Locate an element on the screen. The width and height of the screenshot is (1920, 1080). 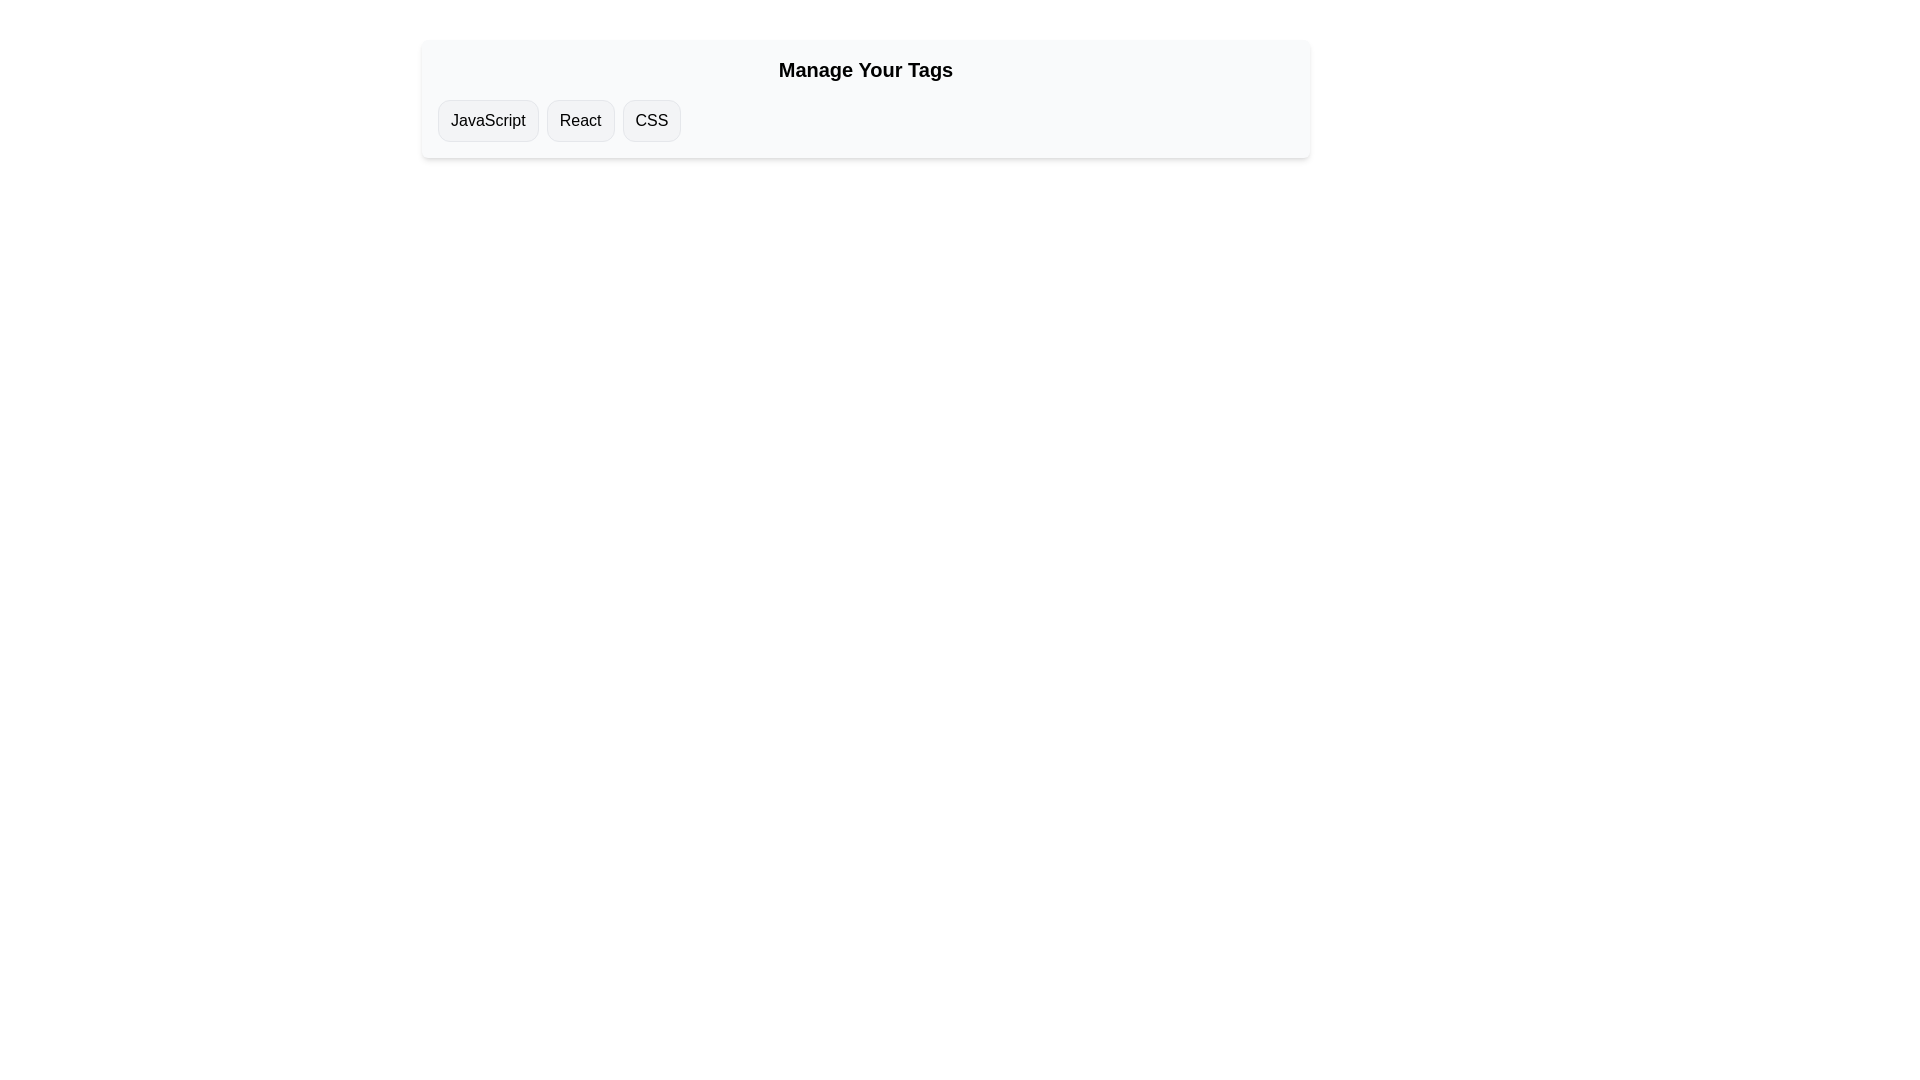
the tag labeled JavaScript to toggle its selection state is located at coordinates (488, 120).